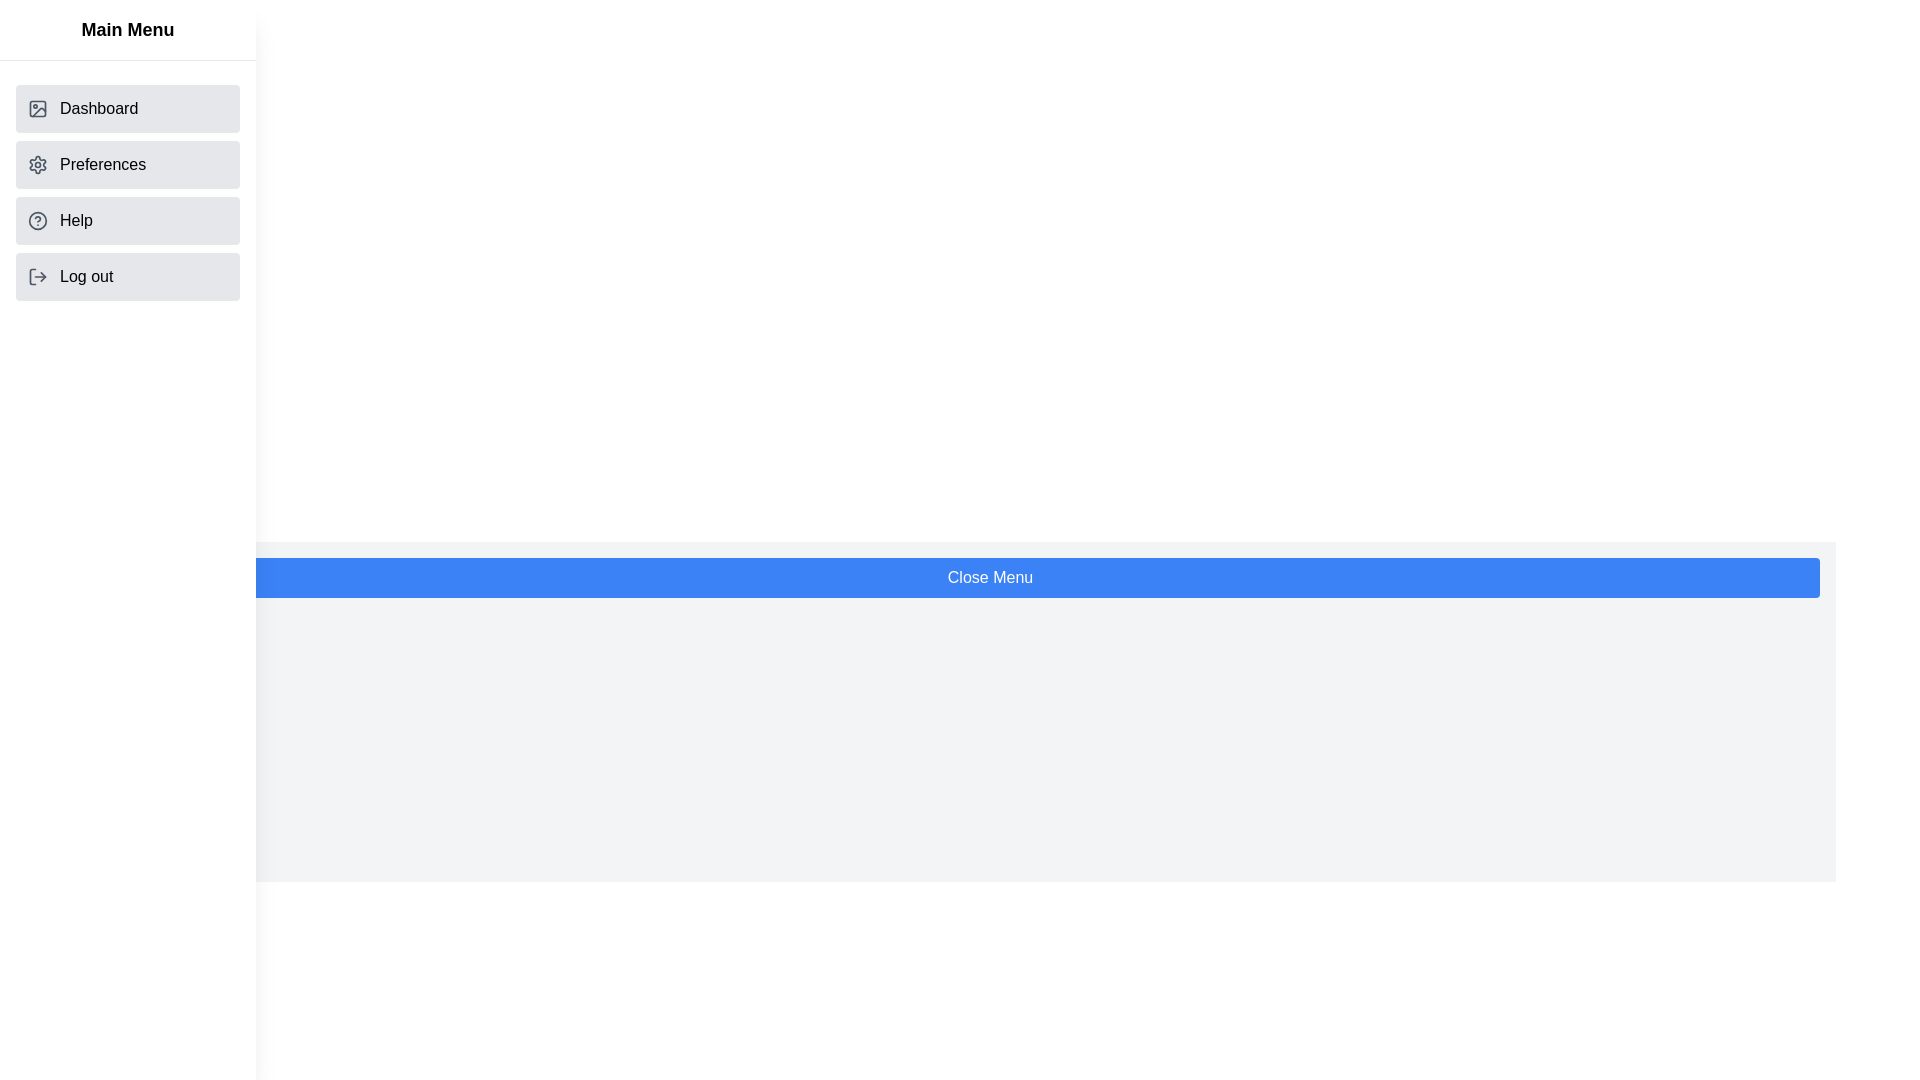 This screenshot has width=1920, height=1080. What do you see at coordinates (990, 578) in the screenshot?
I see `the 'Close Menu' button to close the drawer` at bounding box center [990, 578].